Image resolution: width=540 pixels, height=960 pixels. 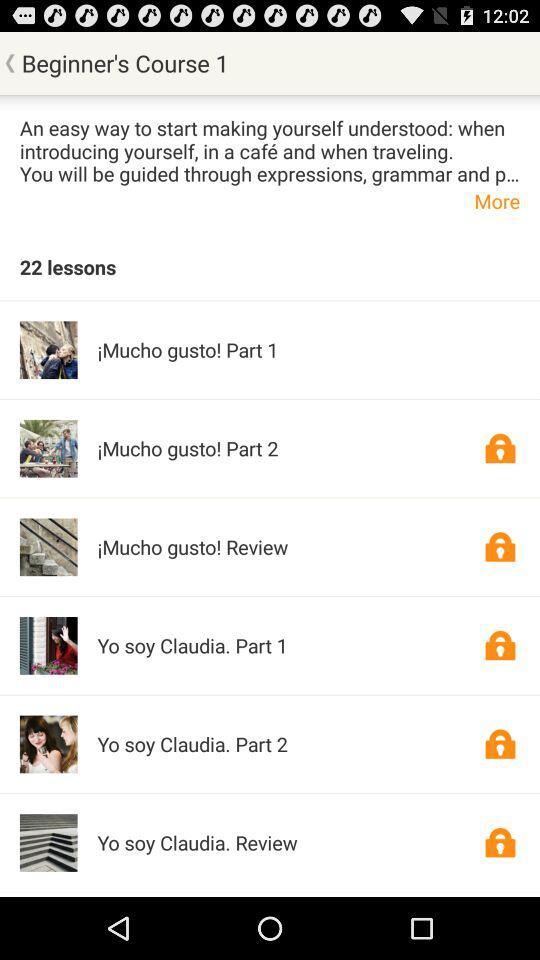 What do you see at coordinates (270, 200) in the screenshot?
I see `the more icon` at bounding box center [270, 200].